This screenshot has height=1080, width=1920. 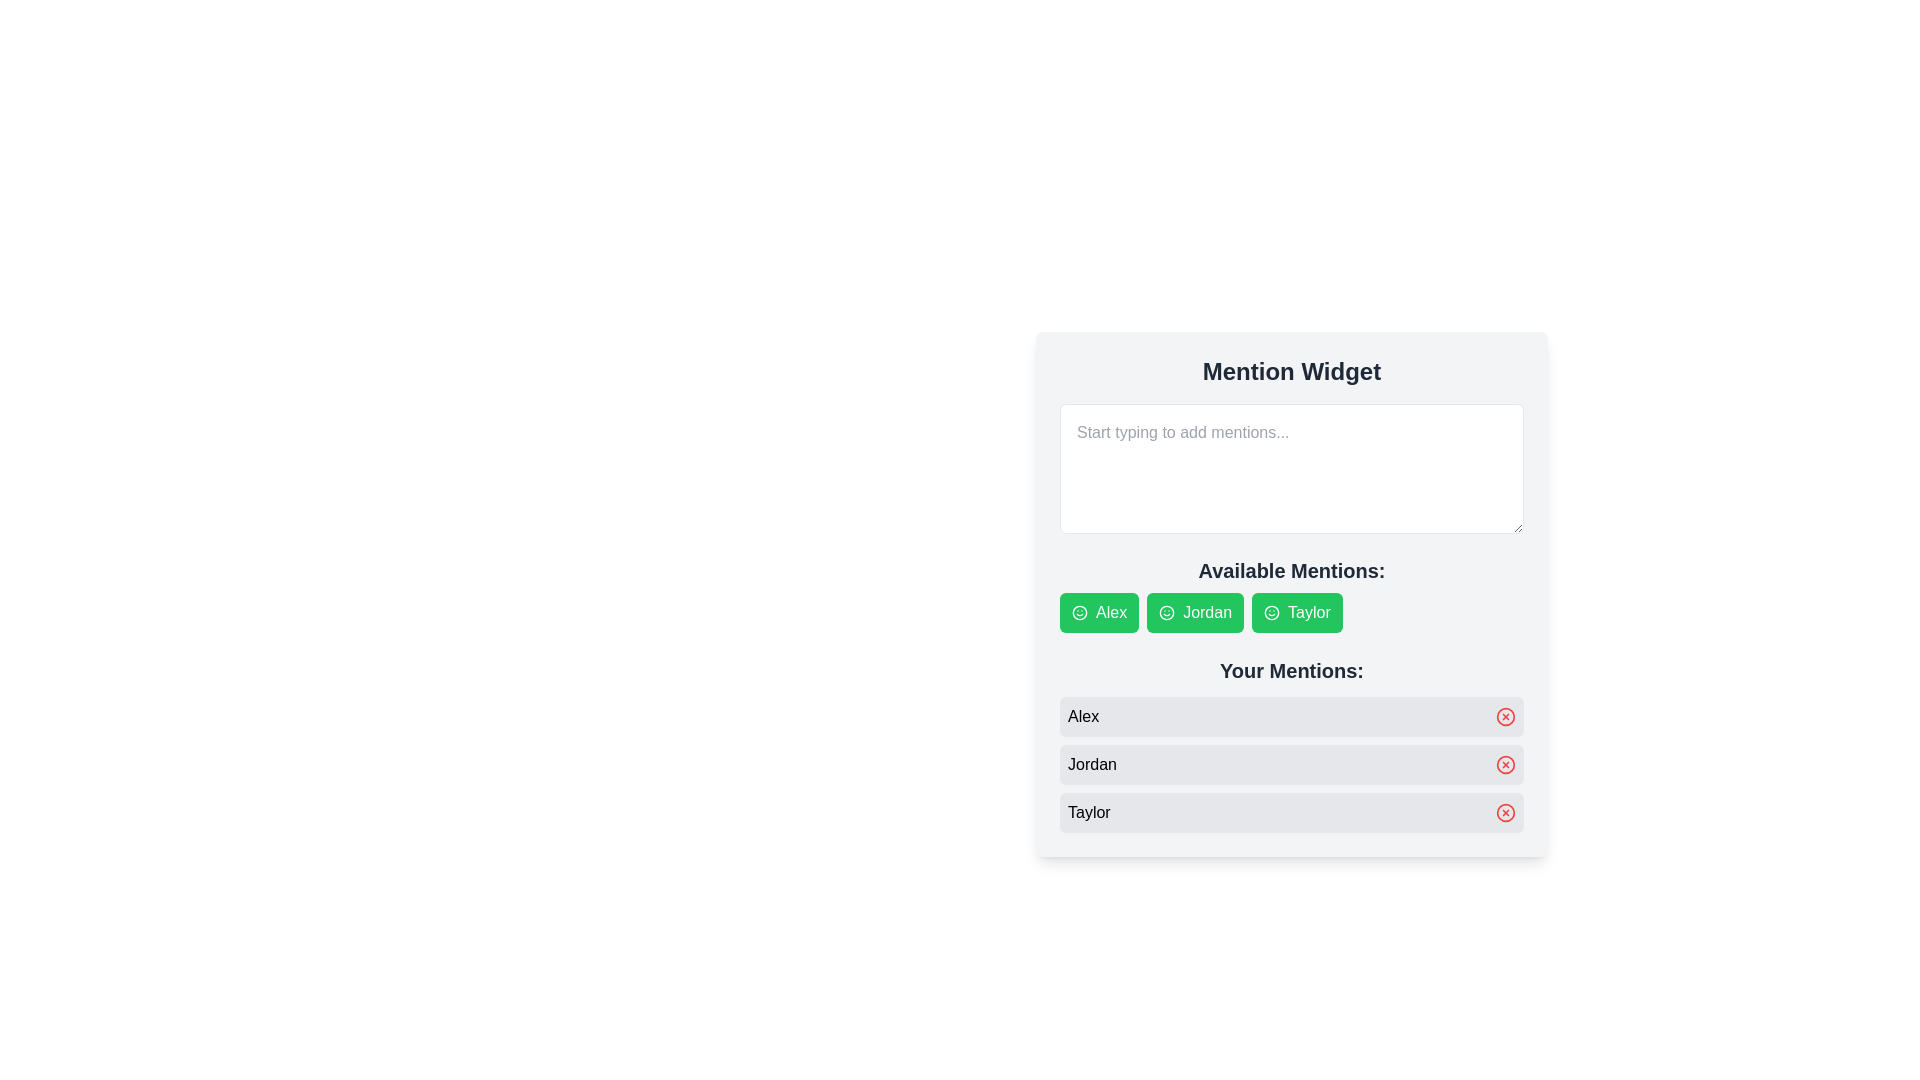 I want to click on text of the first mention label in the 'Your Mentions' section, which displays a user mention name above 'Jordan' and 'Taylor', so click(x=1082, y=716).